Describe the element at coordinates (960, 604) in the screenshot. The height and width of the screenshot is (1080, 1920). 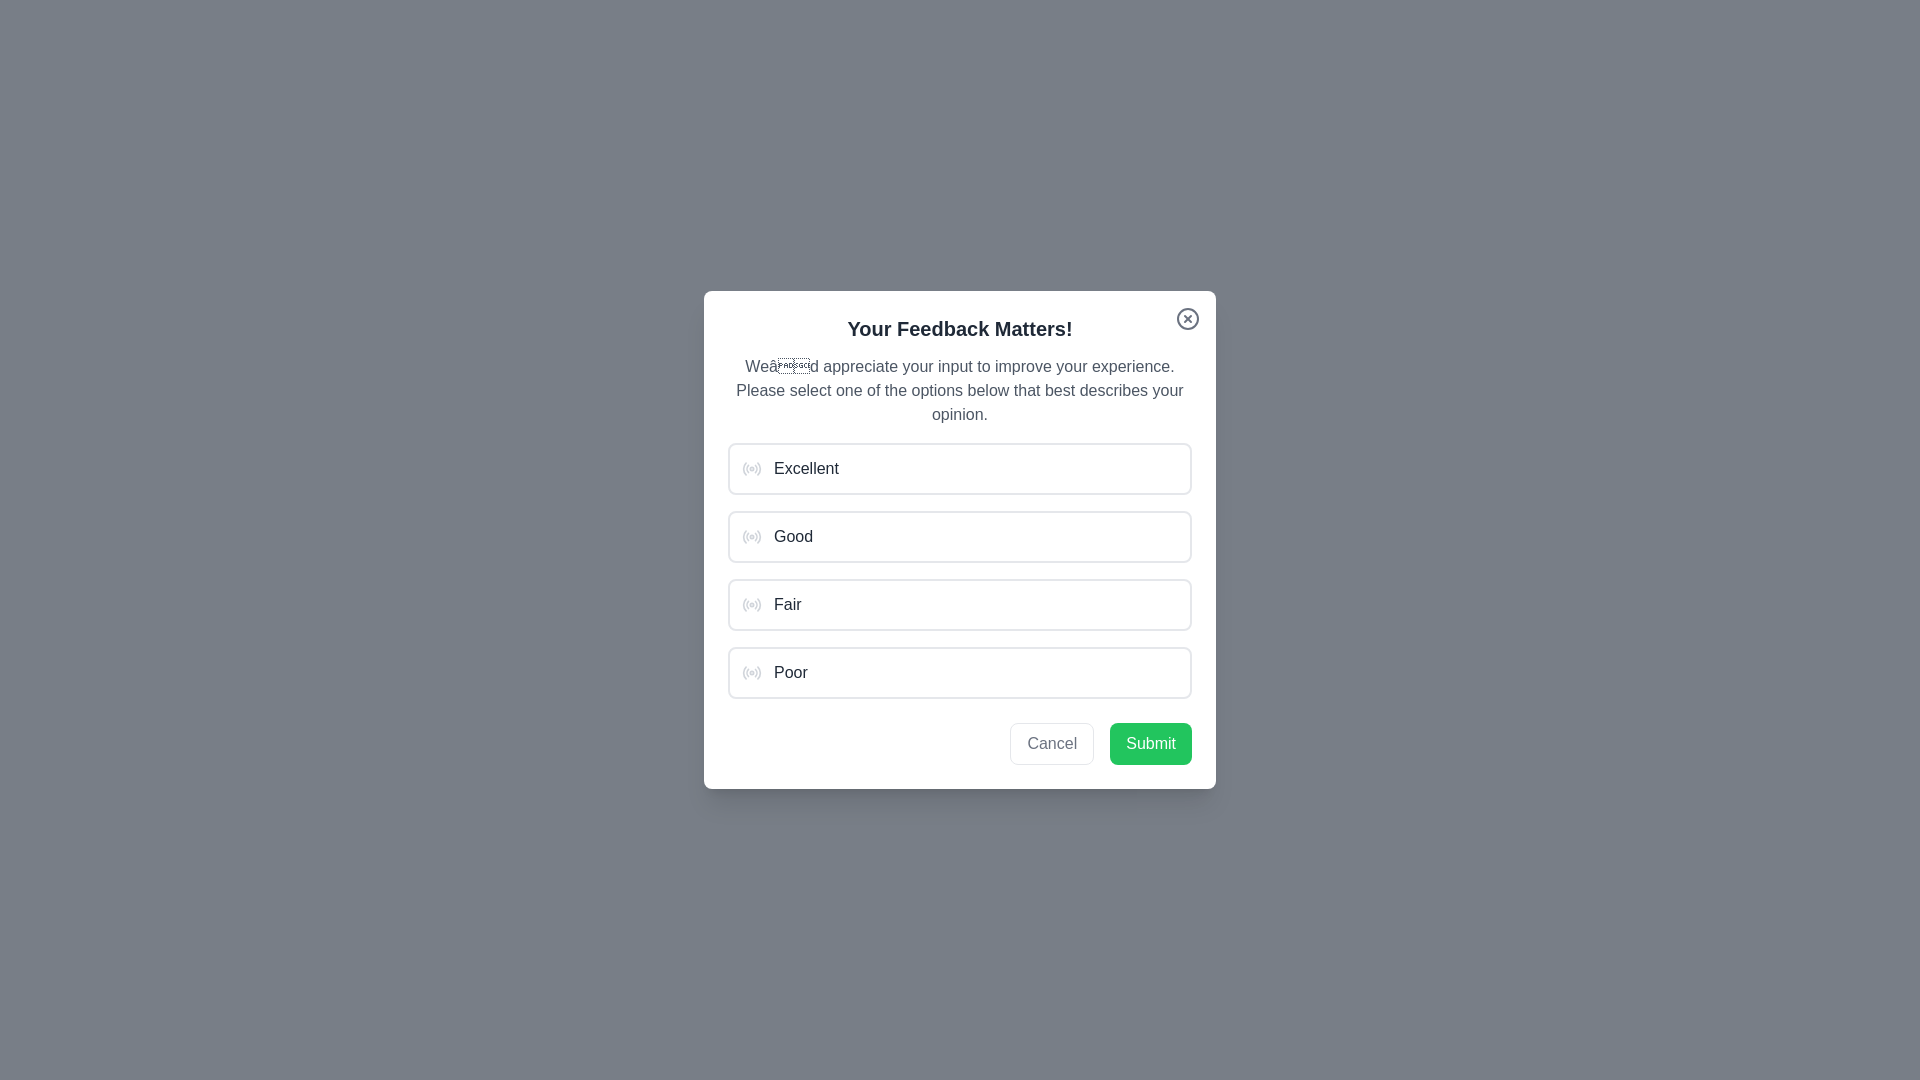
I see `the option 'Fair' from the list` at that location.